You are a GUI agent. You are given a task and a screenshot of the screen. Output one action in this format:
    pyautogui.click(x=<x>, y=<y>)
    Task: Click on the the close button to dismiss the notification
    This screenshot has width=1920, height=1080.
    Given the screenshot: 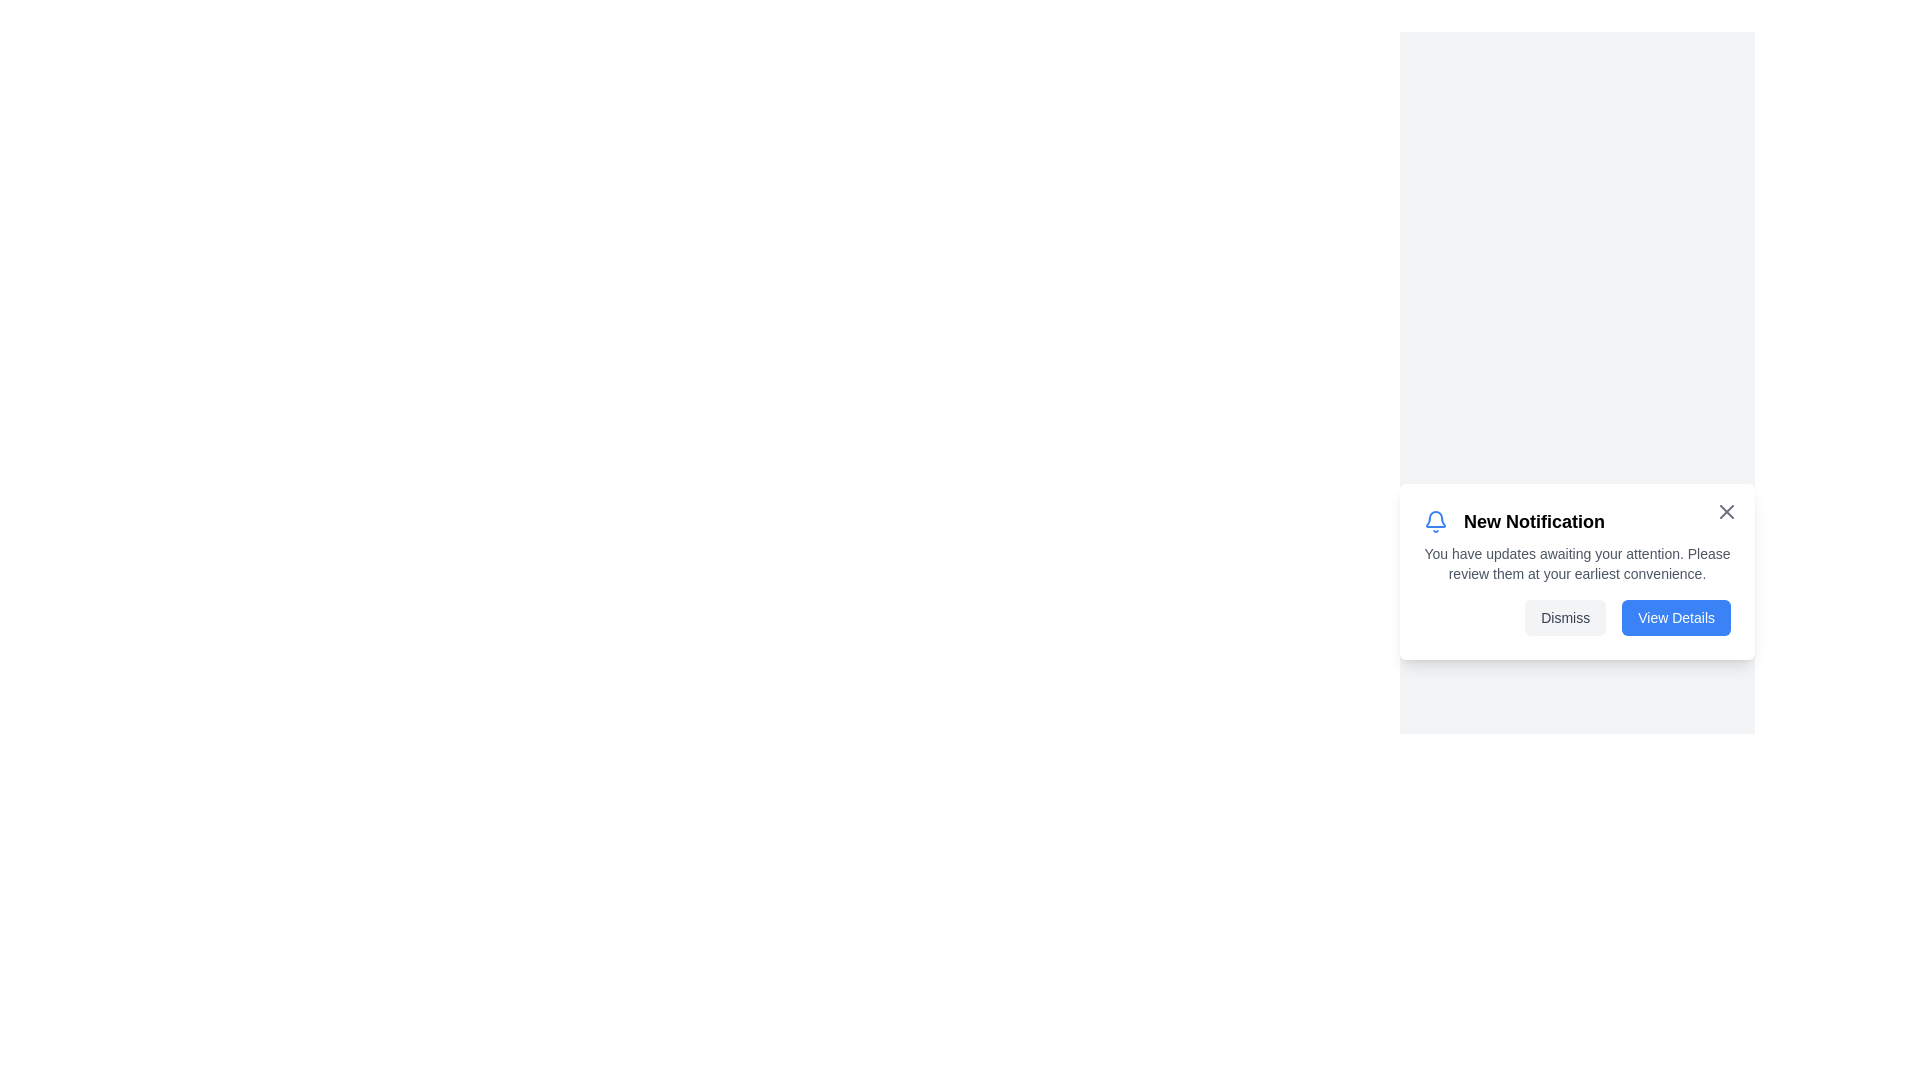 What is the action you would take?
    pyautogui.click(x=1726, y=511)
    